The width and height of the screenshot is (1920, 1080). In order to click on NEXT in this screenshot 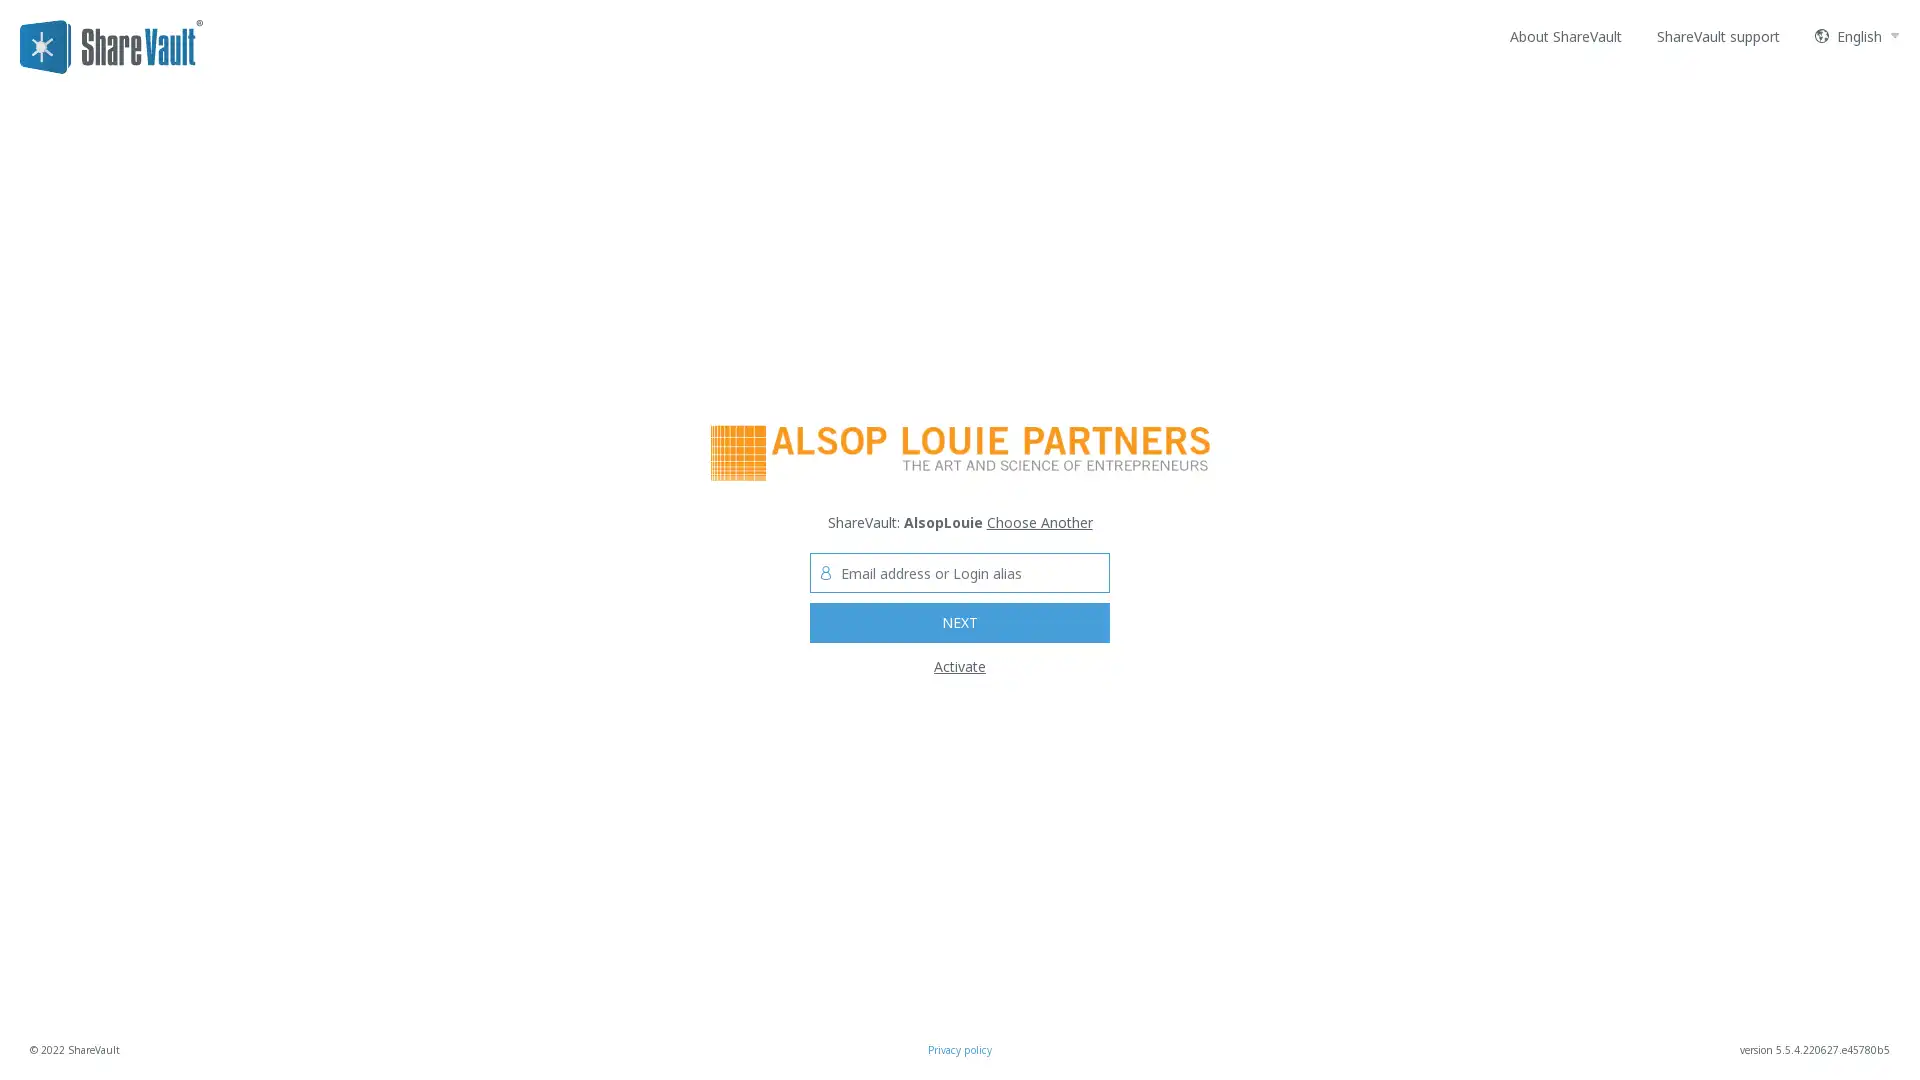, I will do `click(960, 622)`.